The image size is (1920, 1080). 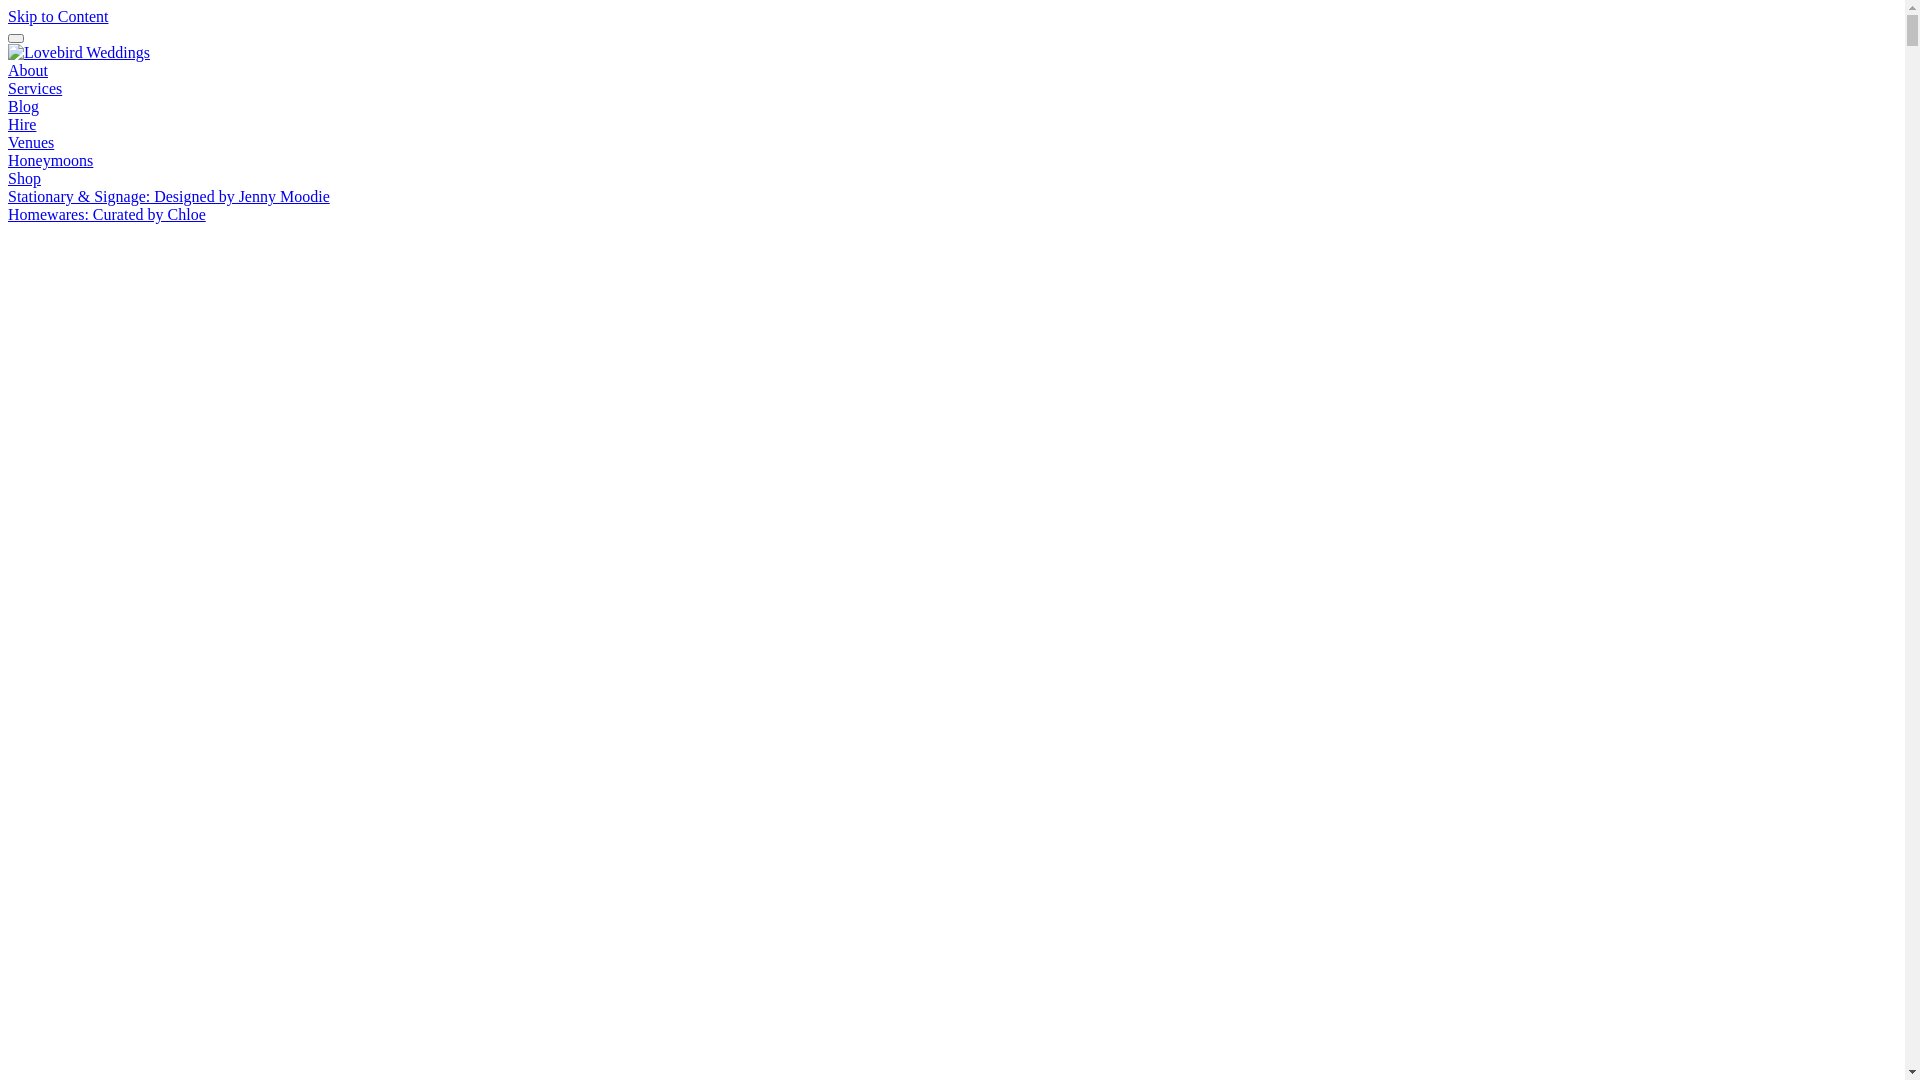 I want to click on 'Services', so click(x=34, y=87).